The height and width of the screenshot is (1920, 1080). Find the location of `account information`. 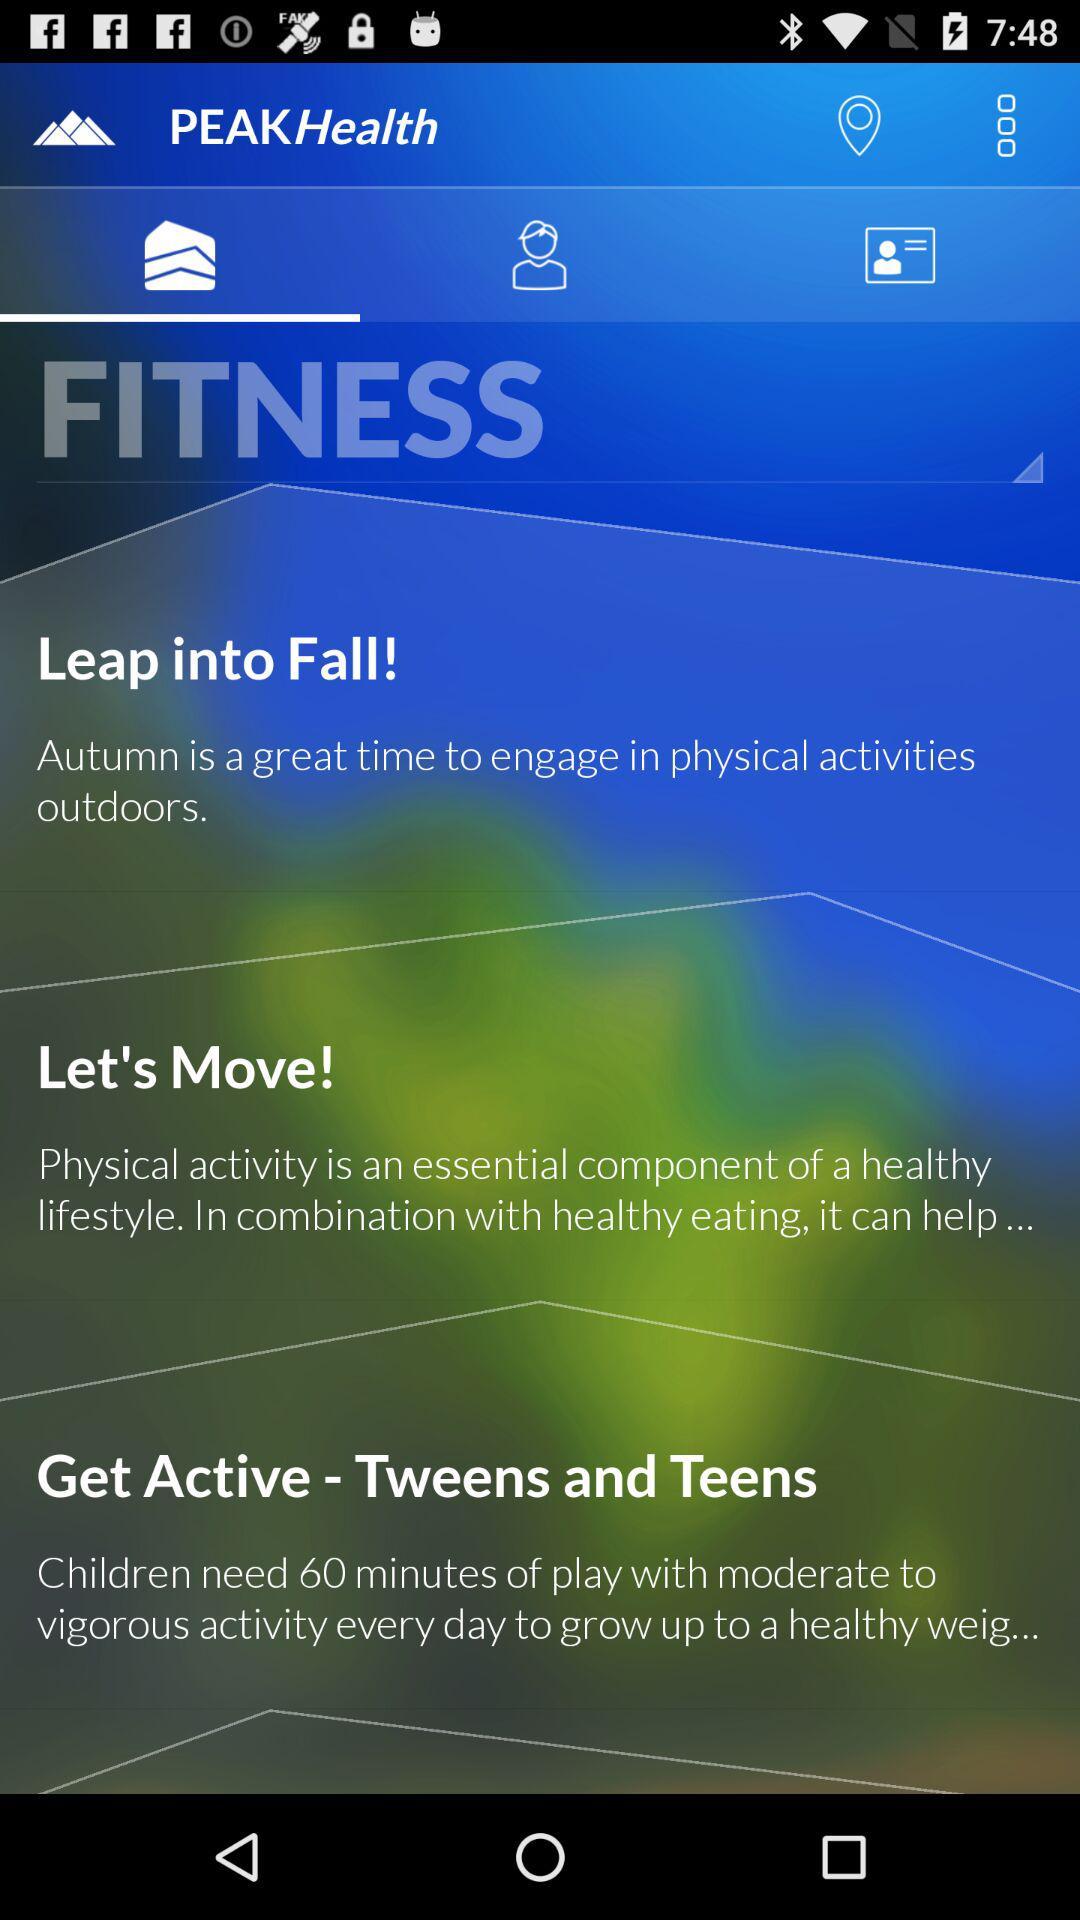

account information is located at coordinates (898, 254).